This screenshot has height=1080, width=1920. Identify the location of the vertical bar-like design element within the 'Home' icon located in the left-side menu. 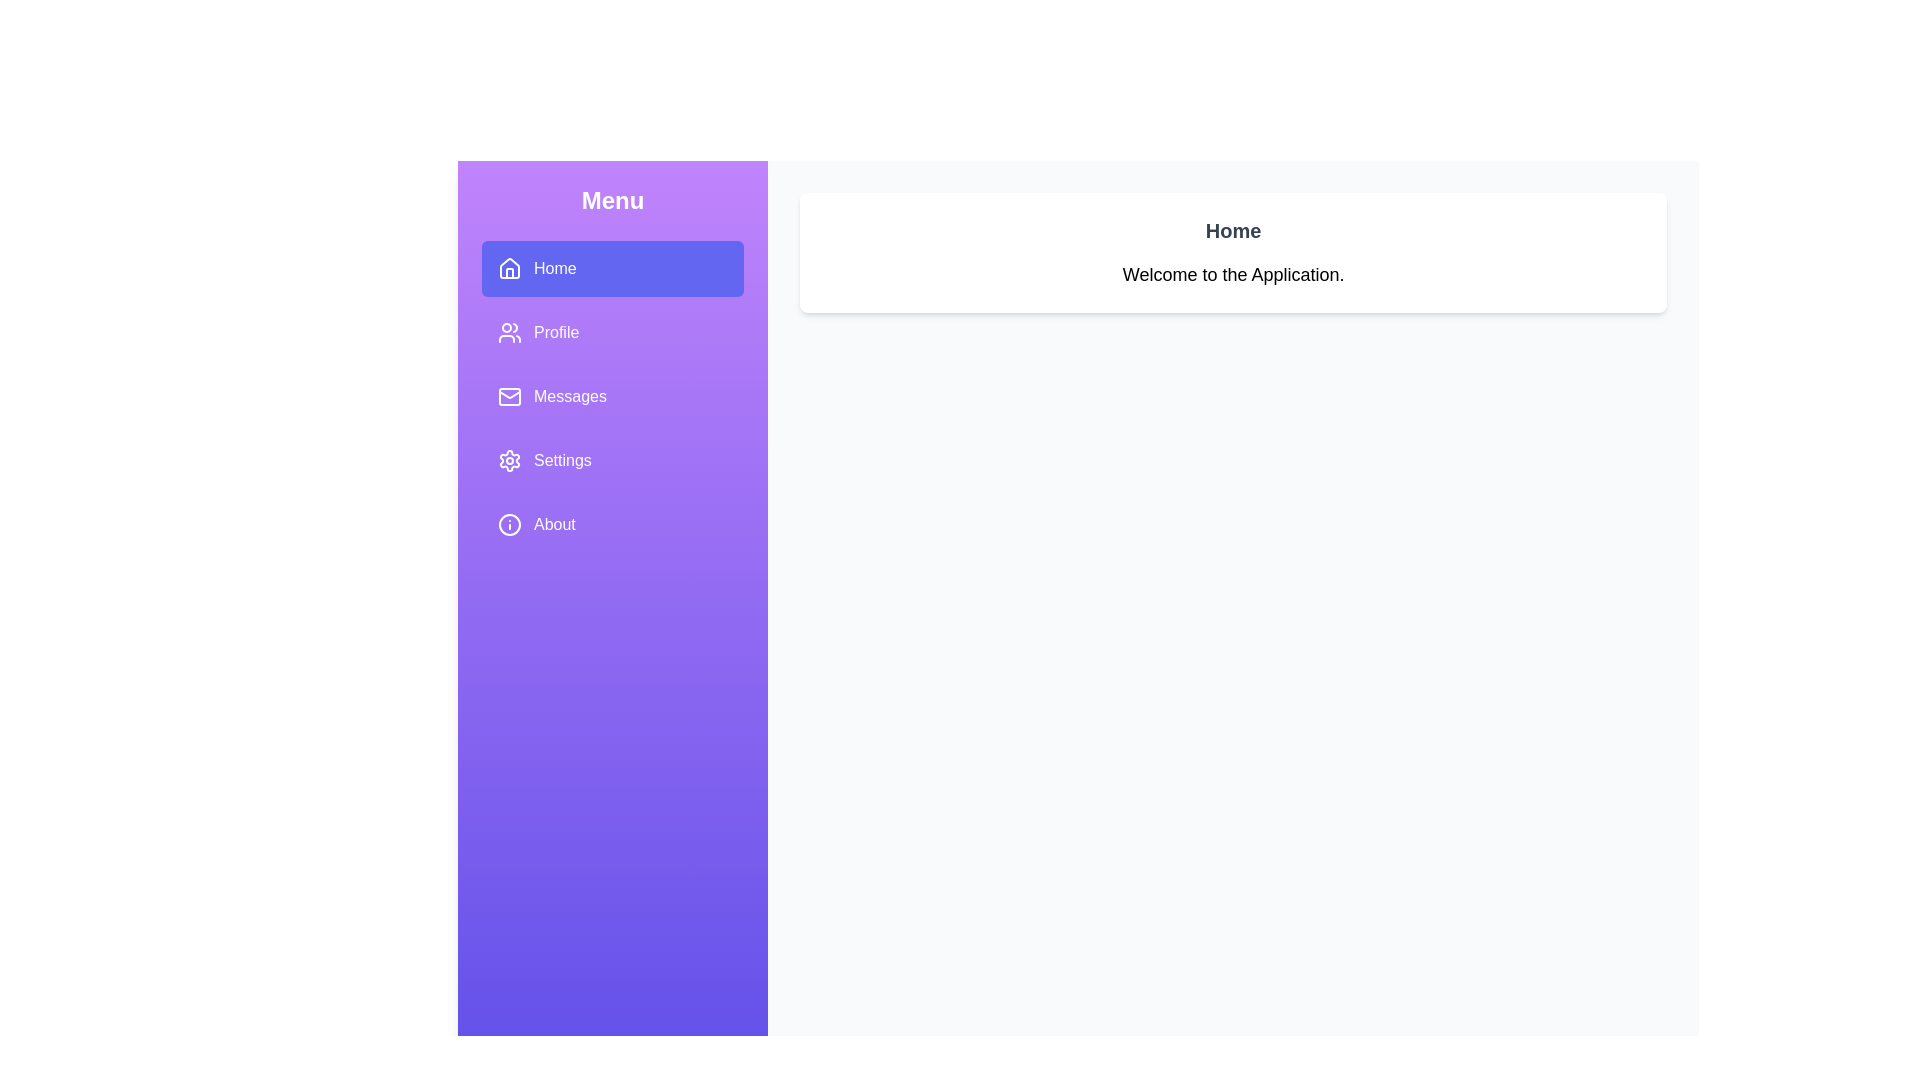
(509, 273).